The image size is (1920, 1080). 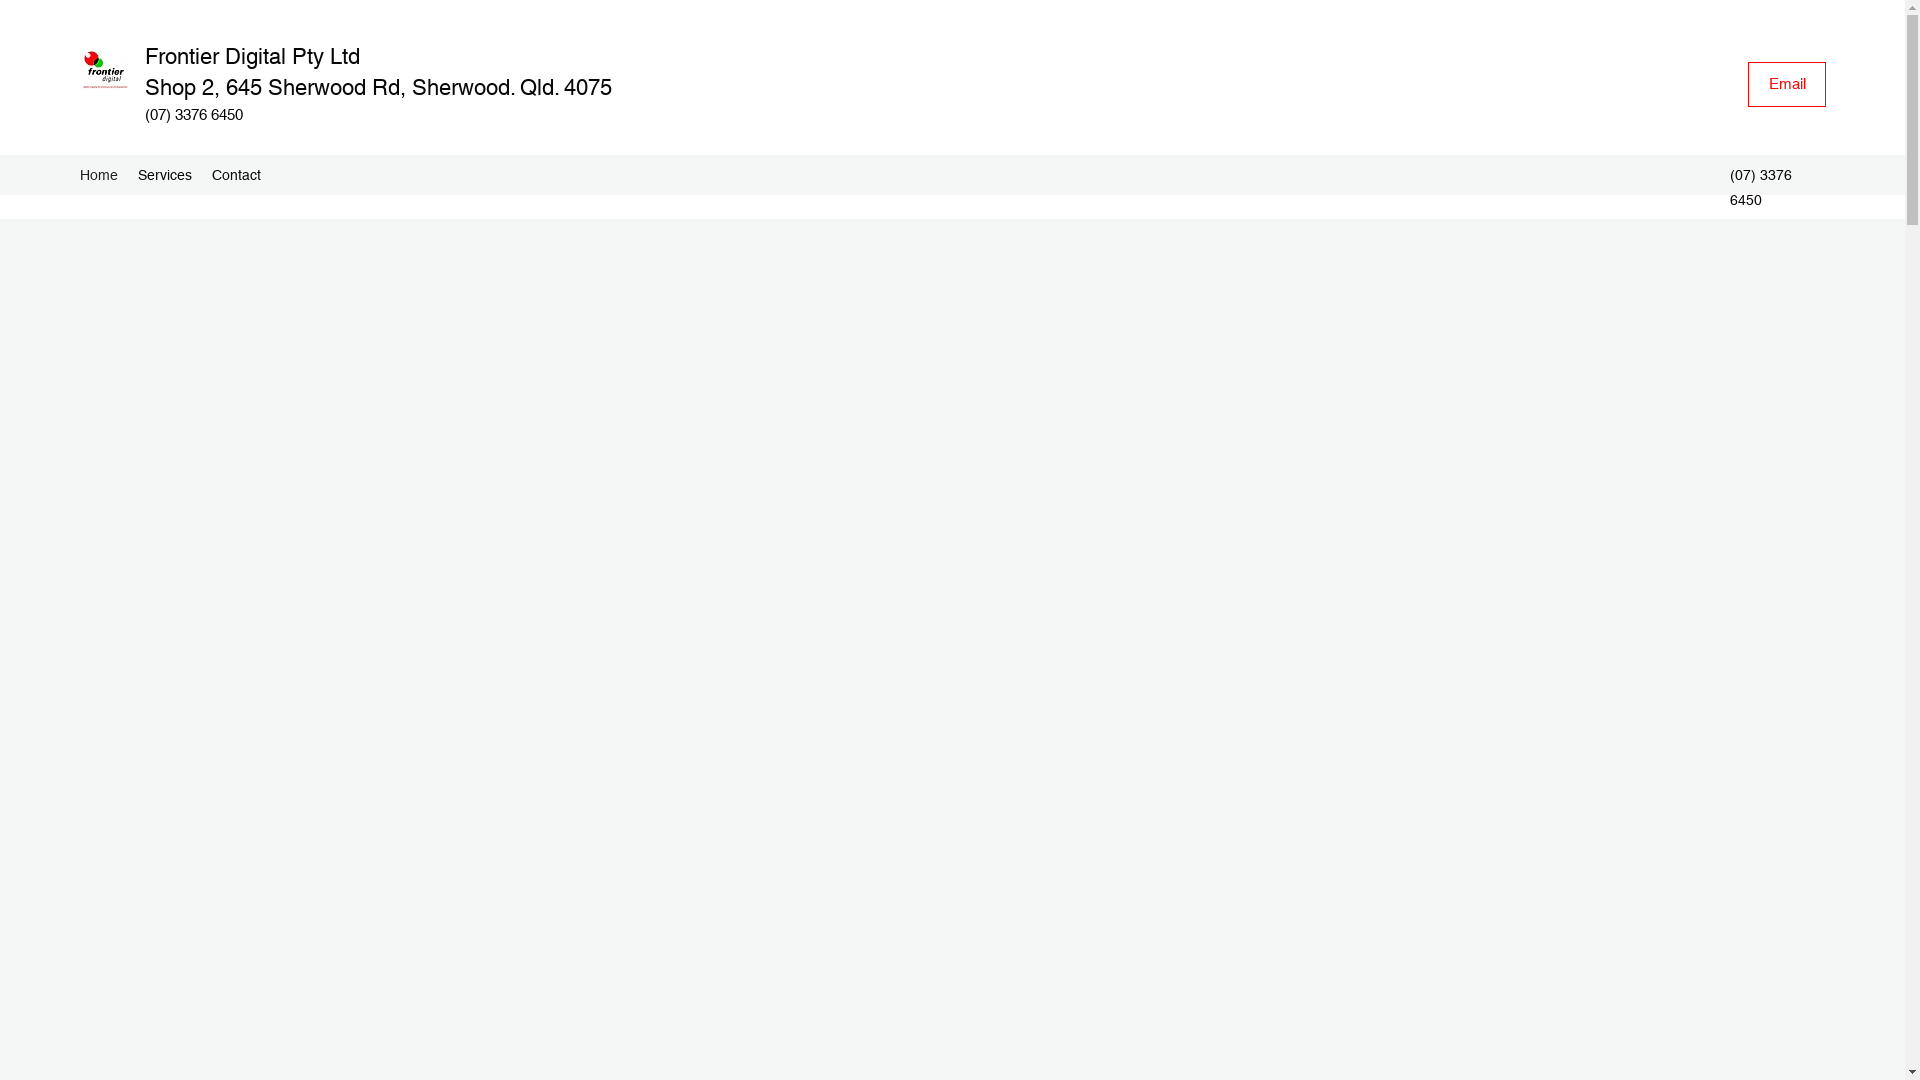 I want to click on 'Services', so click(x=127, y=173).